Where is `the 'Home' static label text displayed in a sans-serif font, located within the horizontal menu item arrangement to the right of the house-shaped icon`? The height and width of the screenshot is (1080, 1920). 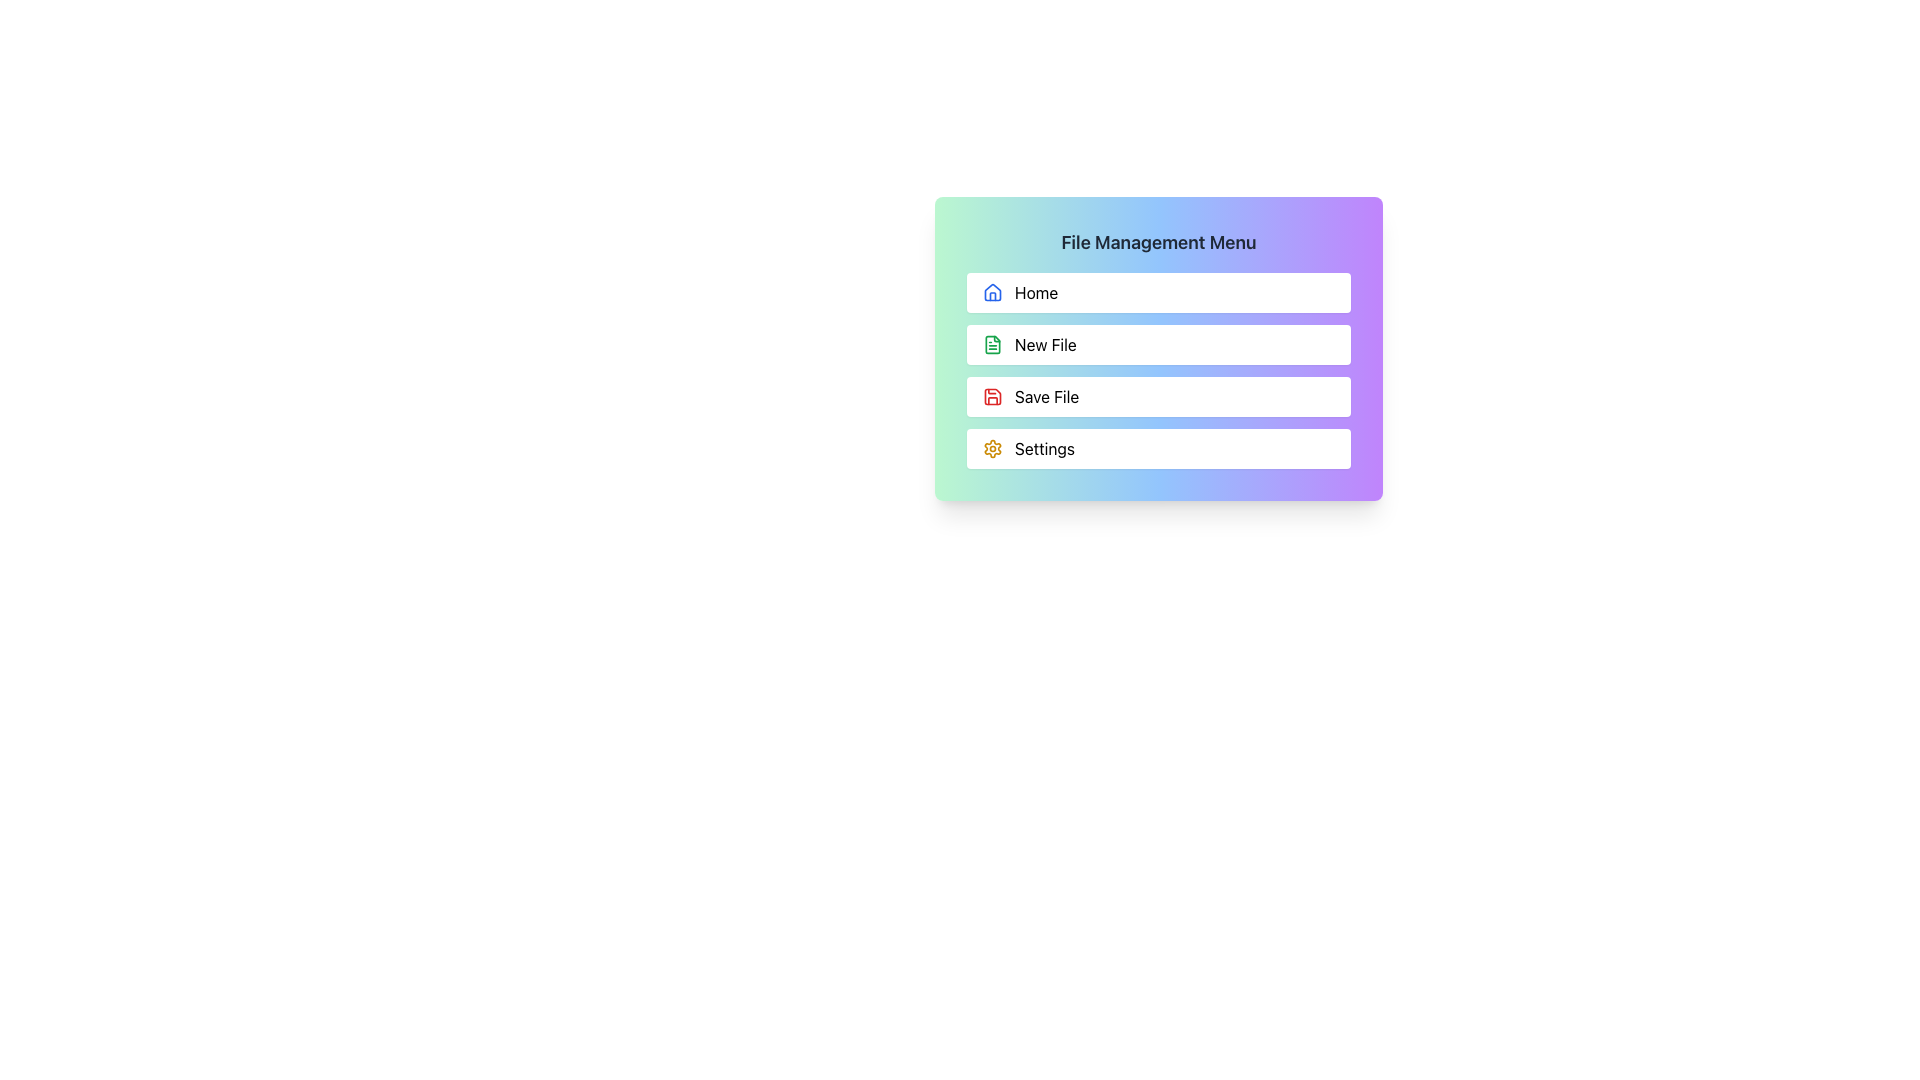 the 'Home' static label text displayed in a sans-serif font, located within the horizontal menu item arrangement to the right of the house-shaped icon is located at coordinates (1036, 293).